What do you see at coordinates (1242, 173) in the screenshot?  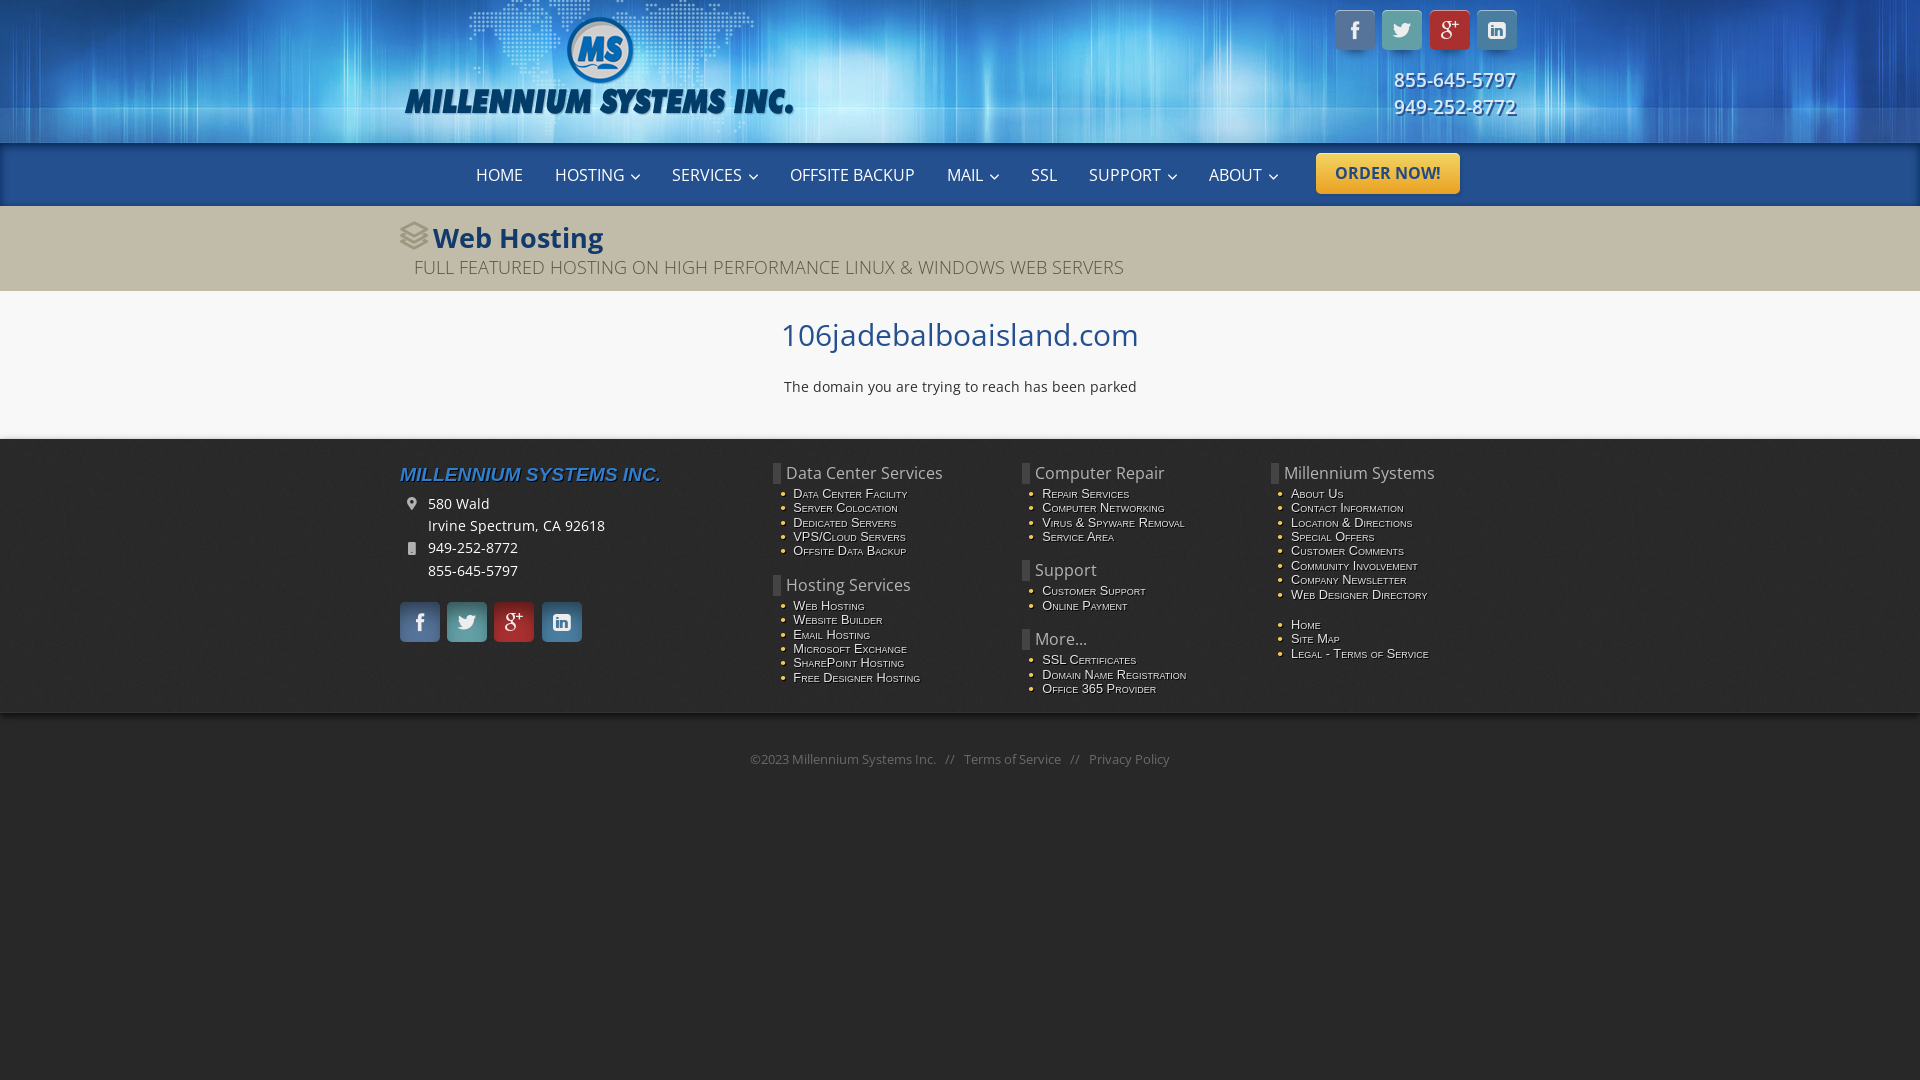 I see `'ABOUT'` at bounding box center [1242, 173].